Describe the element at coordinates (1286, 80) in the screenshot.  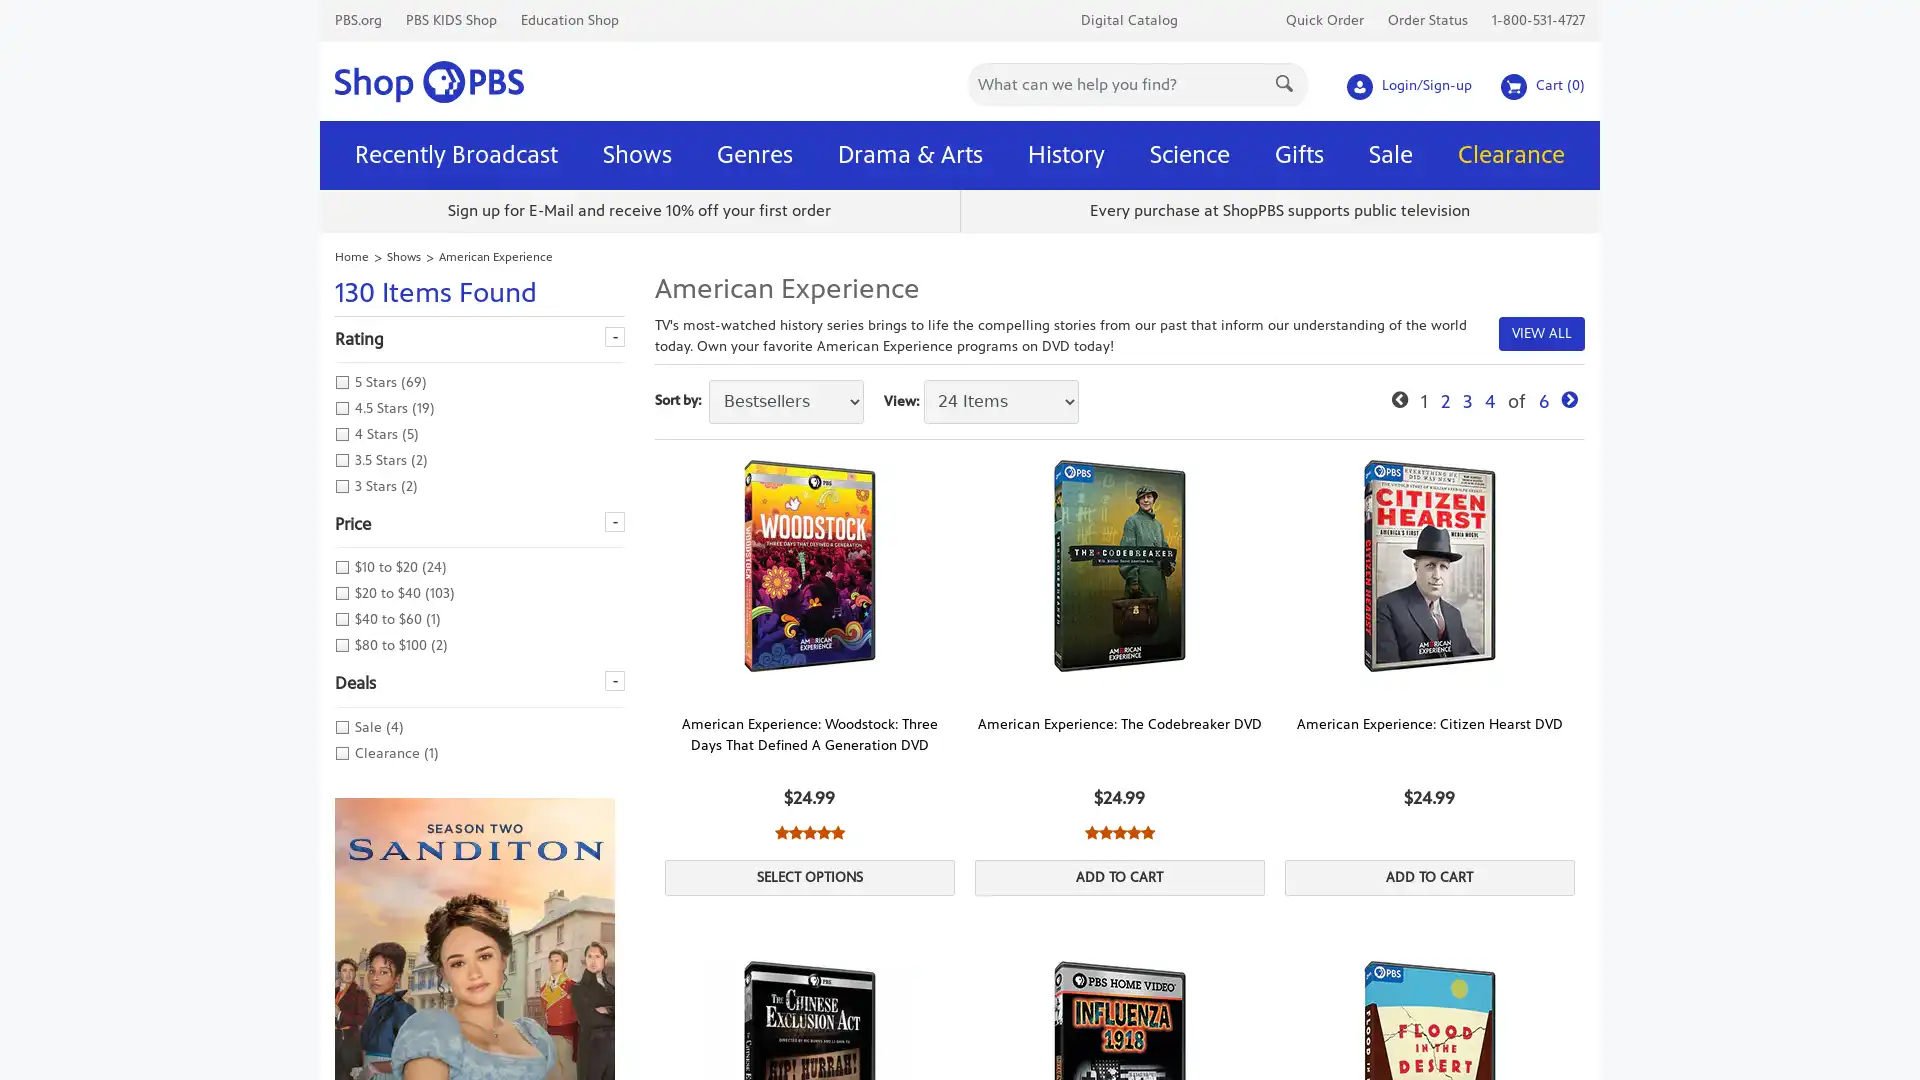
I see `Search Products` at that location.